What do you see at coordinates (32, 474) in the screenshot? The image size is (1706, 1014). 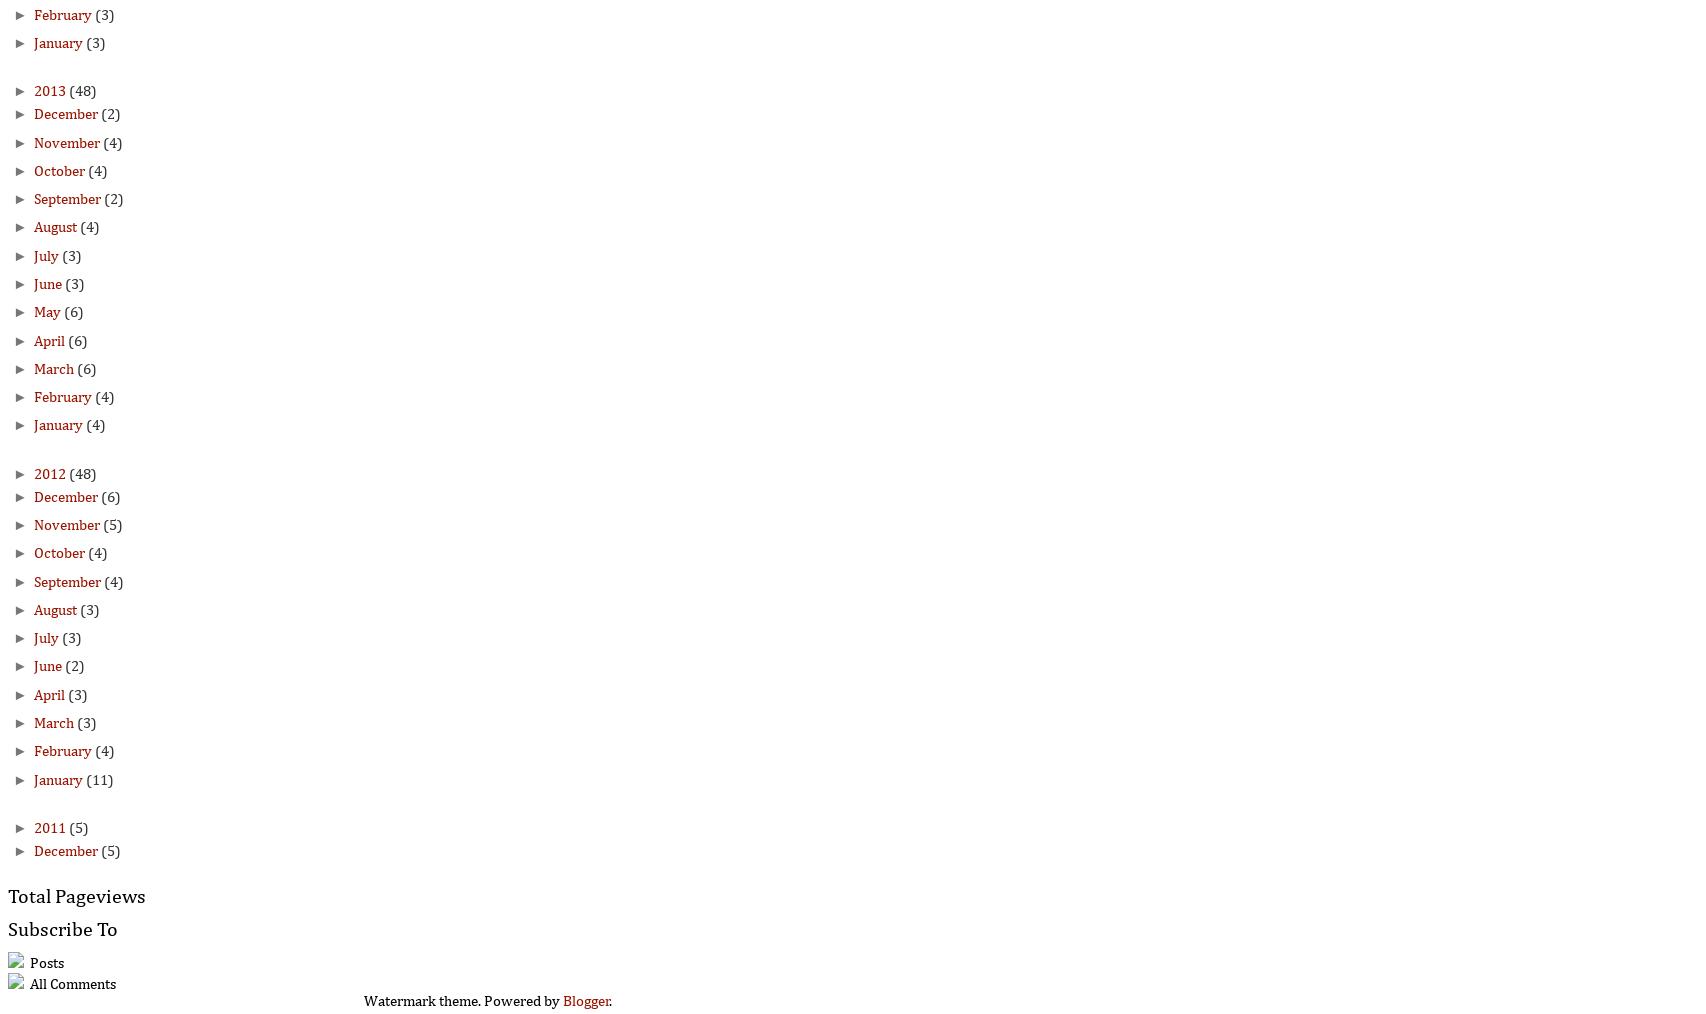 I see `'2012'` at bounding box center [32, 474].